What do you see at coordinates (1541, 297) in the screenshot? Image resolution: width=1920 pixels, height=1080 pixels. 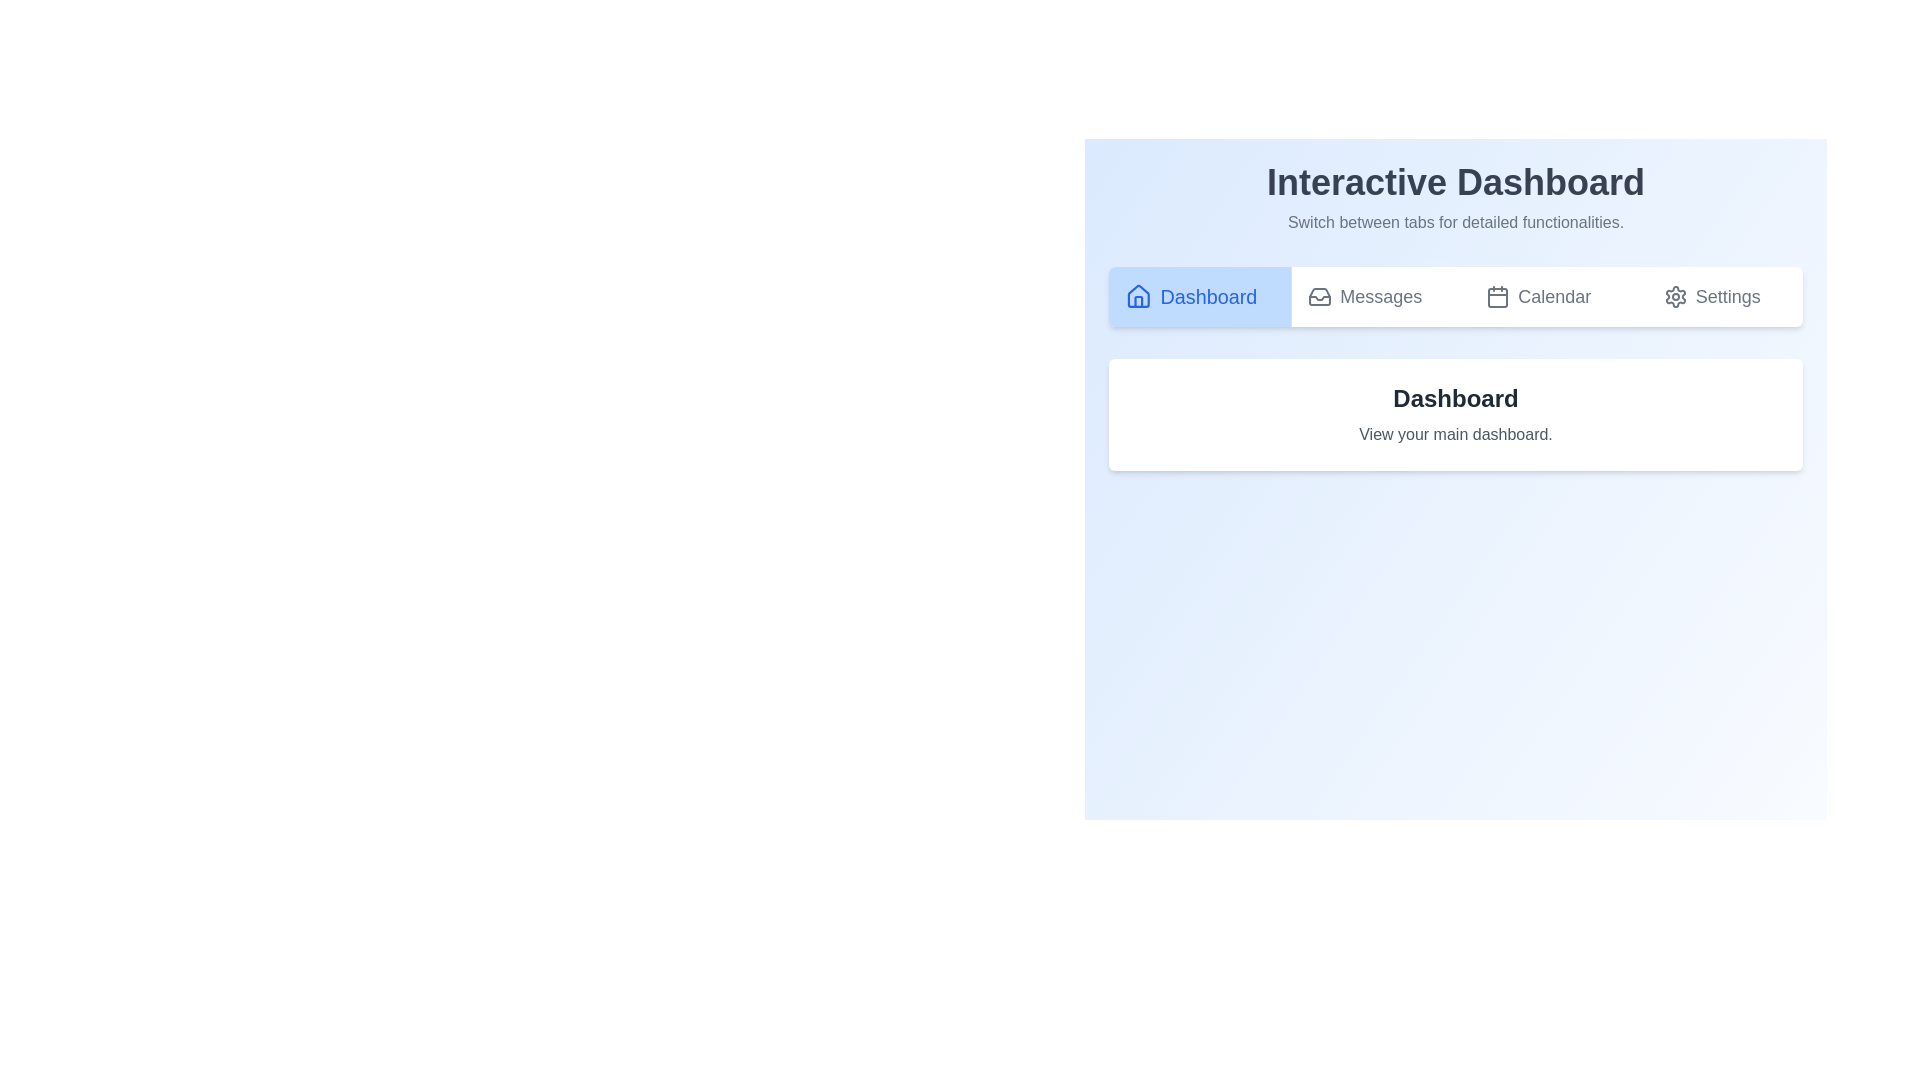 I see `the navigation tab that allows users to switch to the calendar view, located third from the left in the navigation bar, to observe the hover style change` at bounding box center [1541, 297].